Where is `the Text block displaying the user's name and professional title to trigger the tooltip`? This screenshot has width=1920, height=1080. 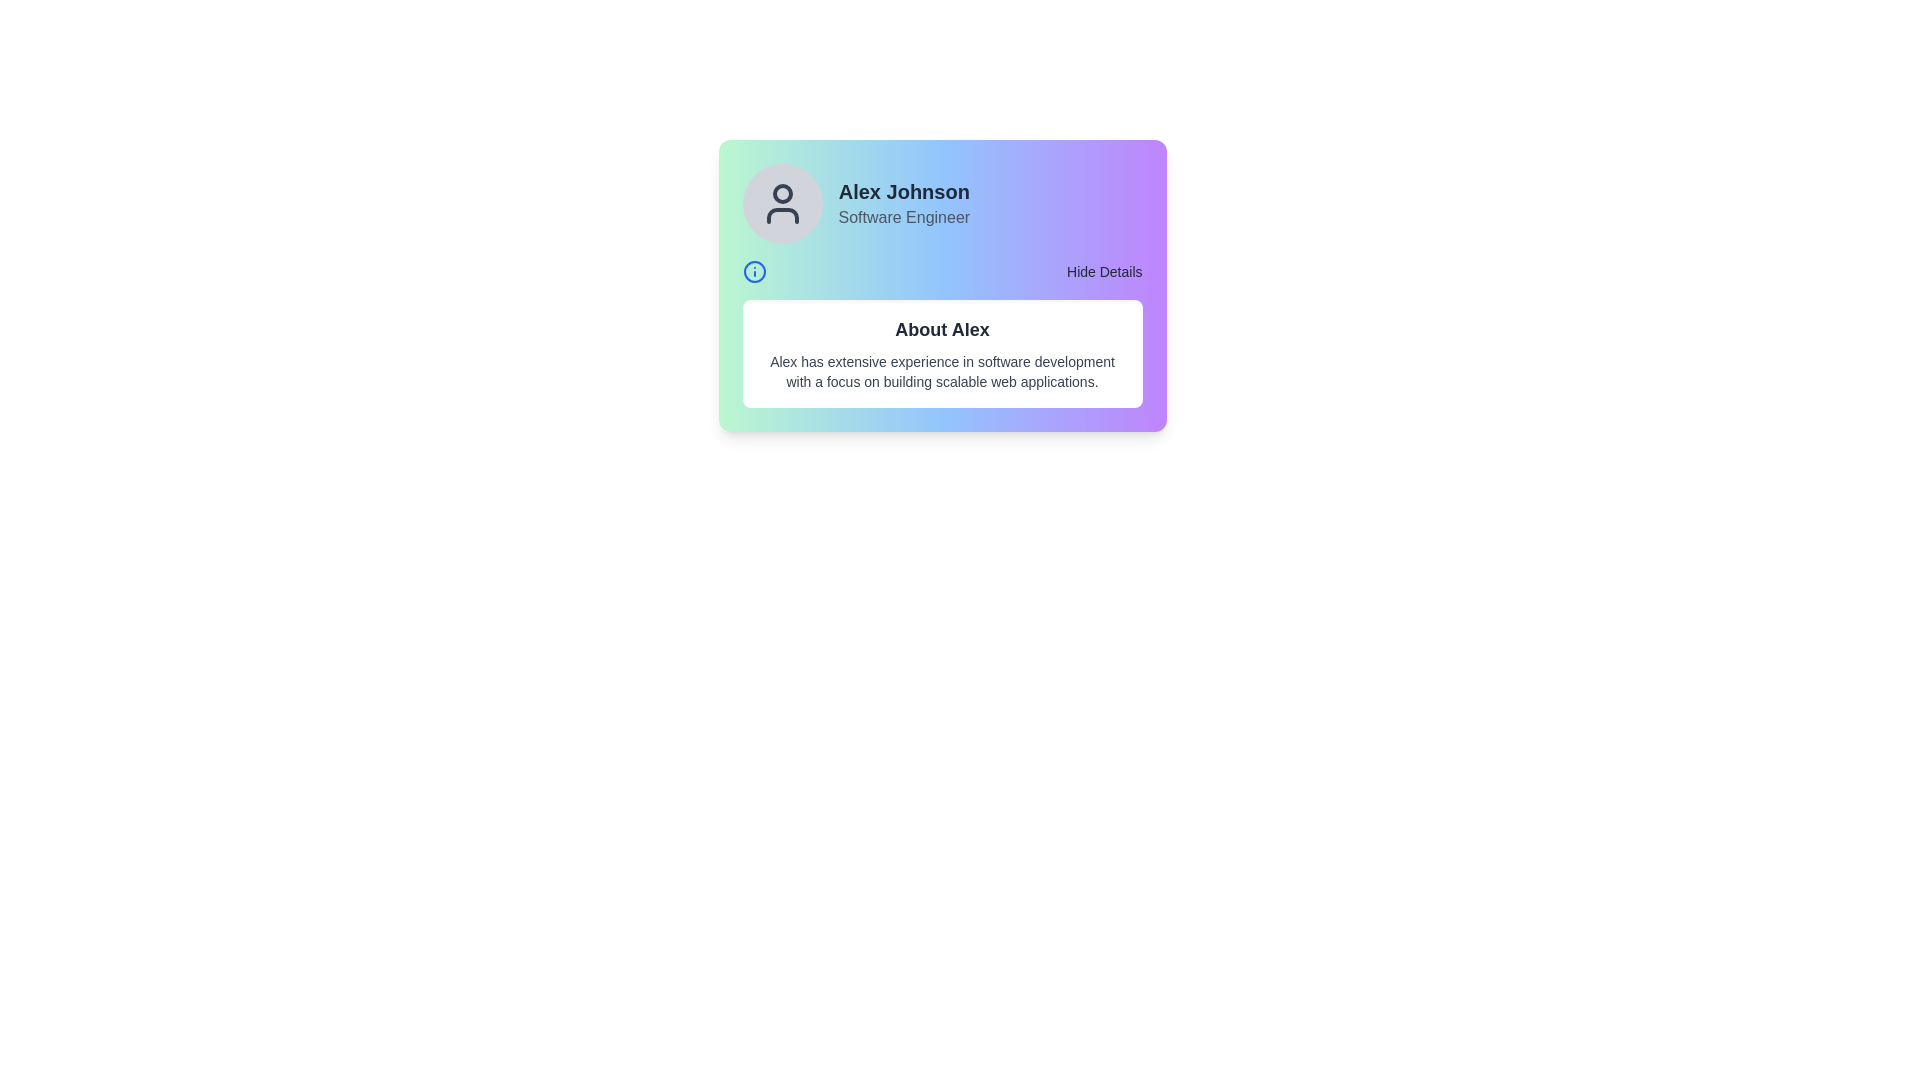
the Text block displaying the user's name and professional title to trigger the tooltip is located at coordinates (903, 204).